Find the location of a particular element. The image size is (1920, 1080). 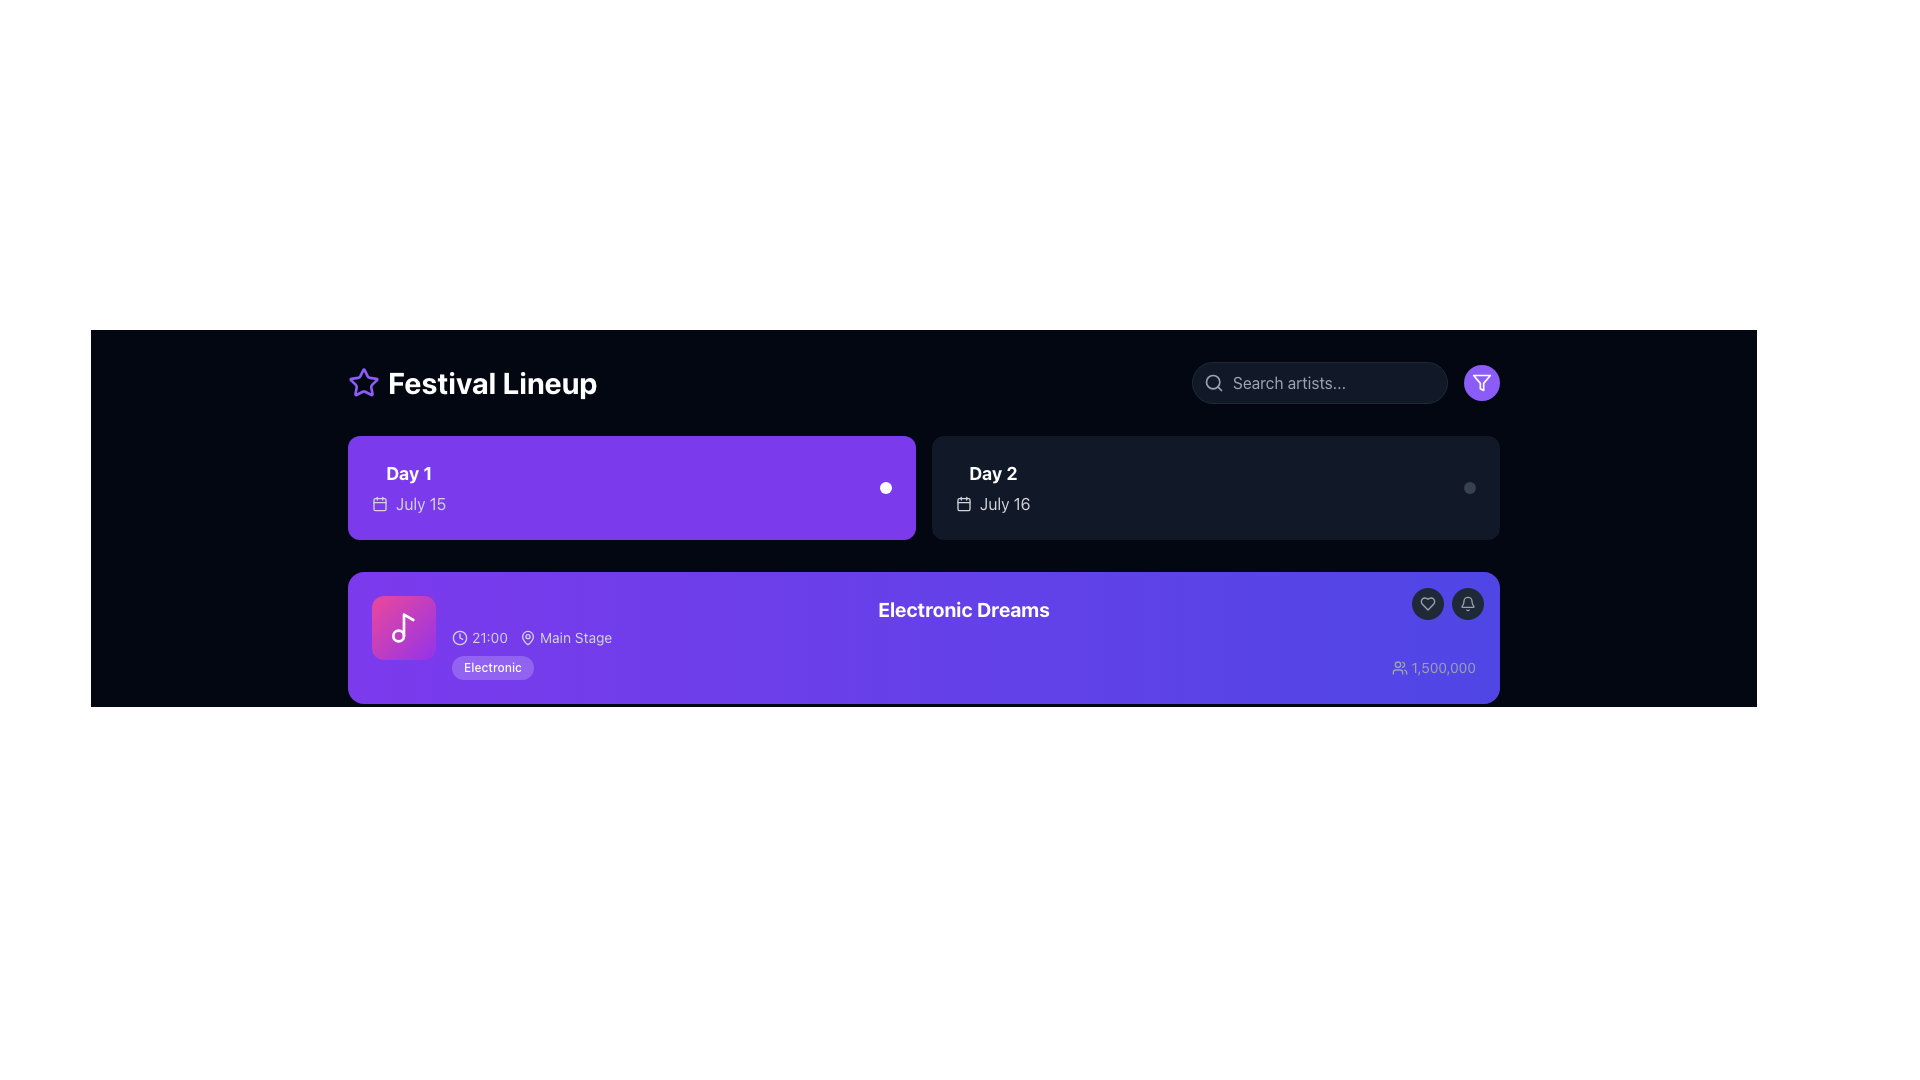

the schedule list item that displays the event title, time, venue, category, and popularity metrics, located beneath the 'Day 1' selector is located at coordinates (964, 637).